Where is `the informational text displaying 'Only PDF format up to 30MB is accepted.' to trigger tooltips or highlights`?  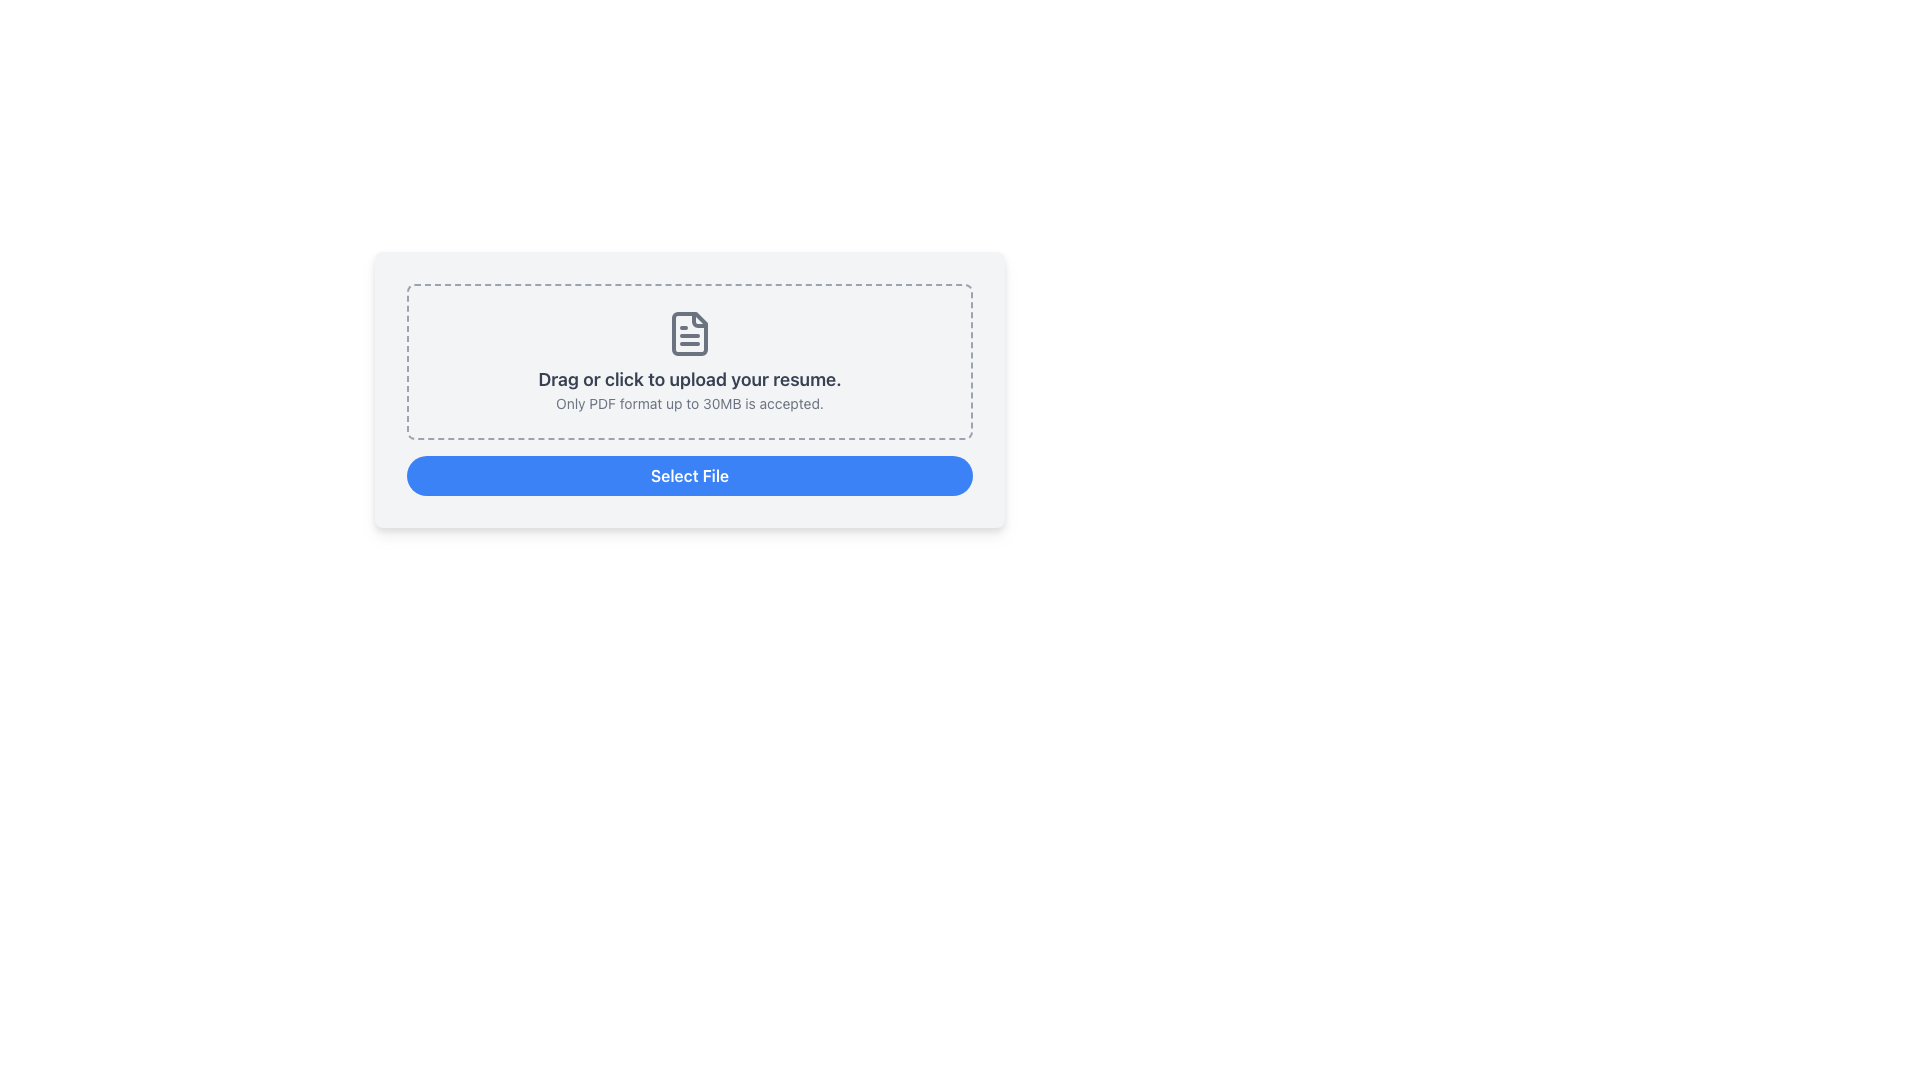 the informational text displaying 'Only PDF format up to 30MB is accepted.' to trigger tooltips or highlights is located at coordinates (690, 404).